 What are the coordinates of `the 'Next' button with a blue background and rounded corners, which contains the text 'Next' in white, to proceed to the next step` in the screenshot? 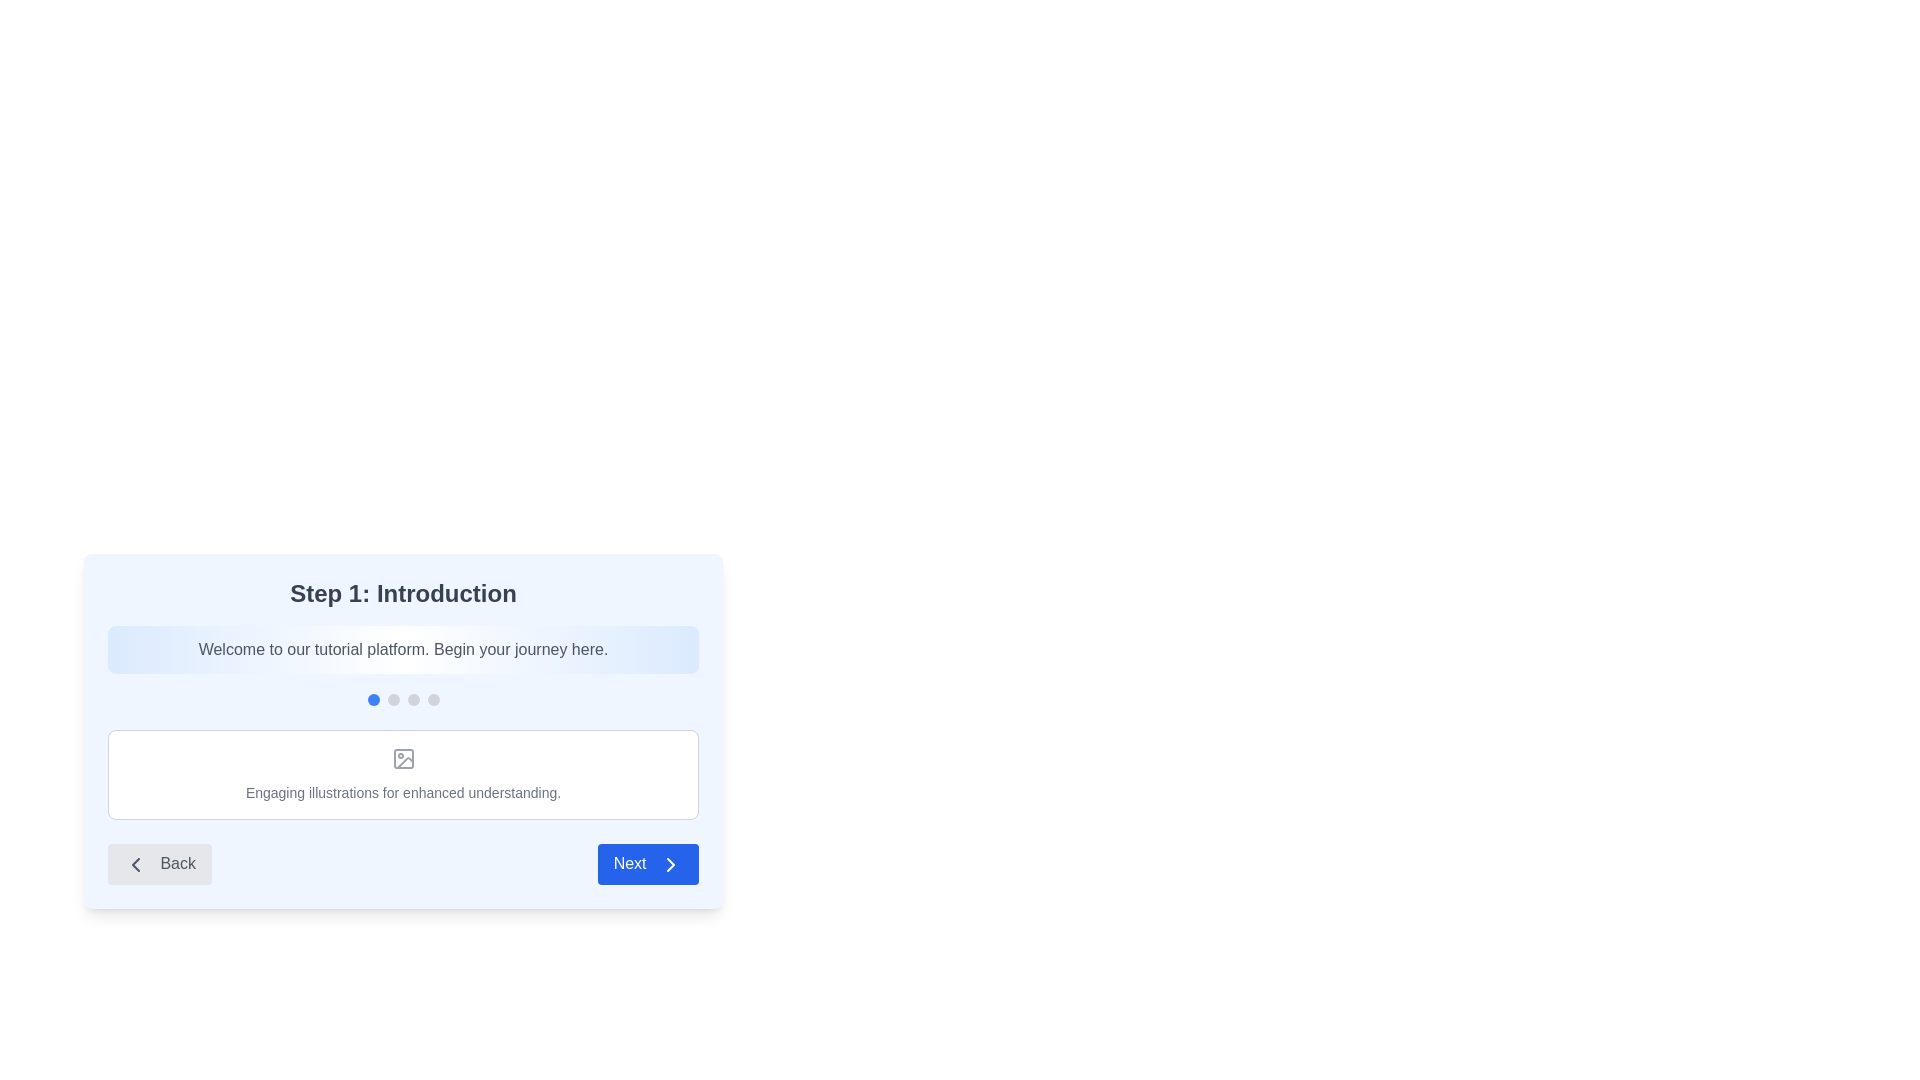 It's located at (648, 863).